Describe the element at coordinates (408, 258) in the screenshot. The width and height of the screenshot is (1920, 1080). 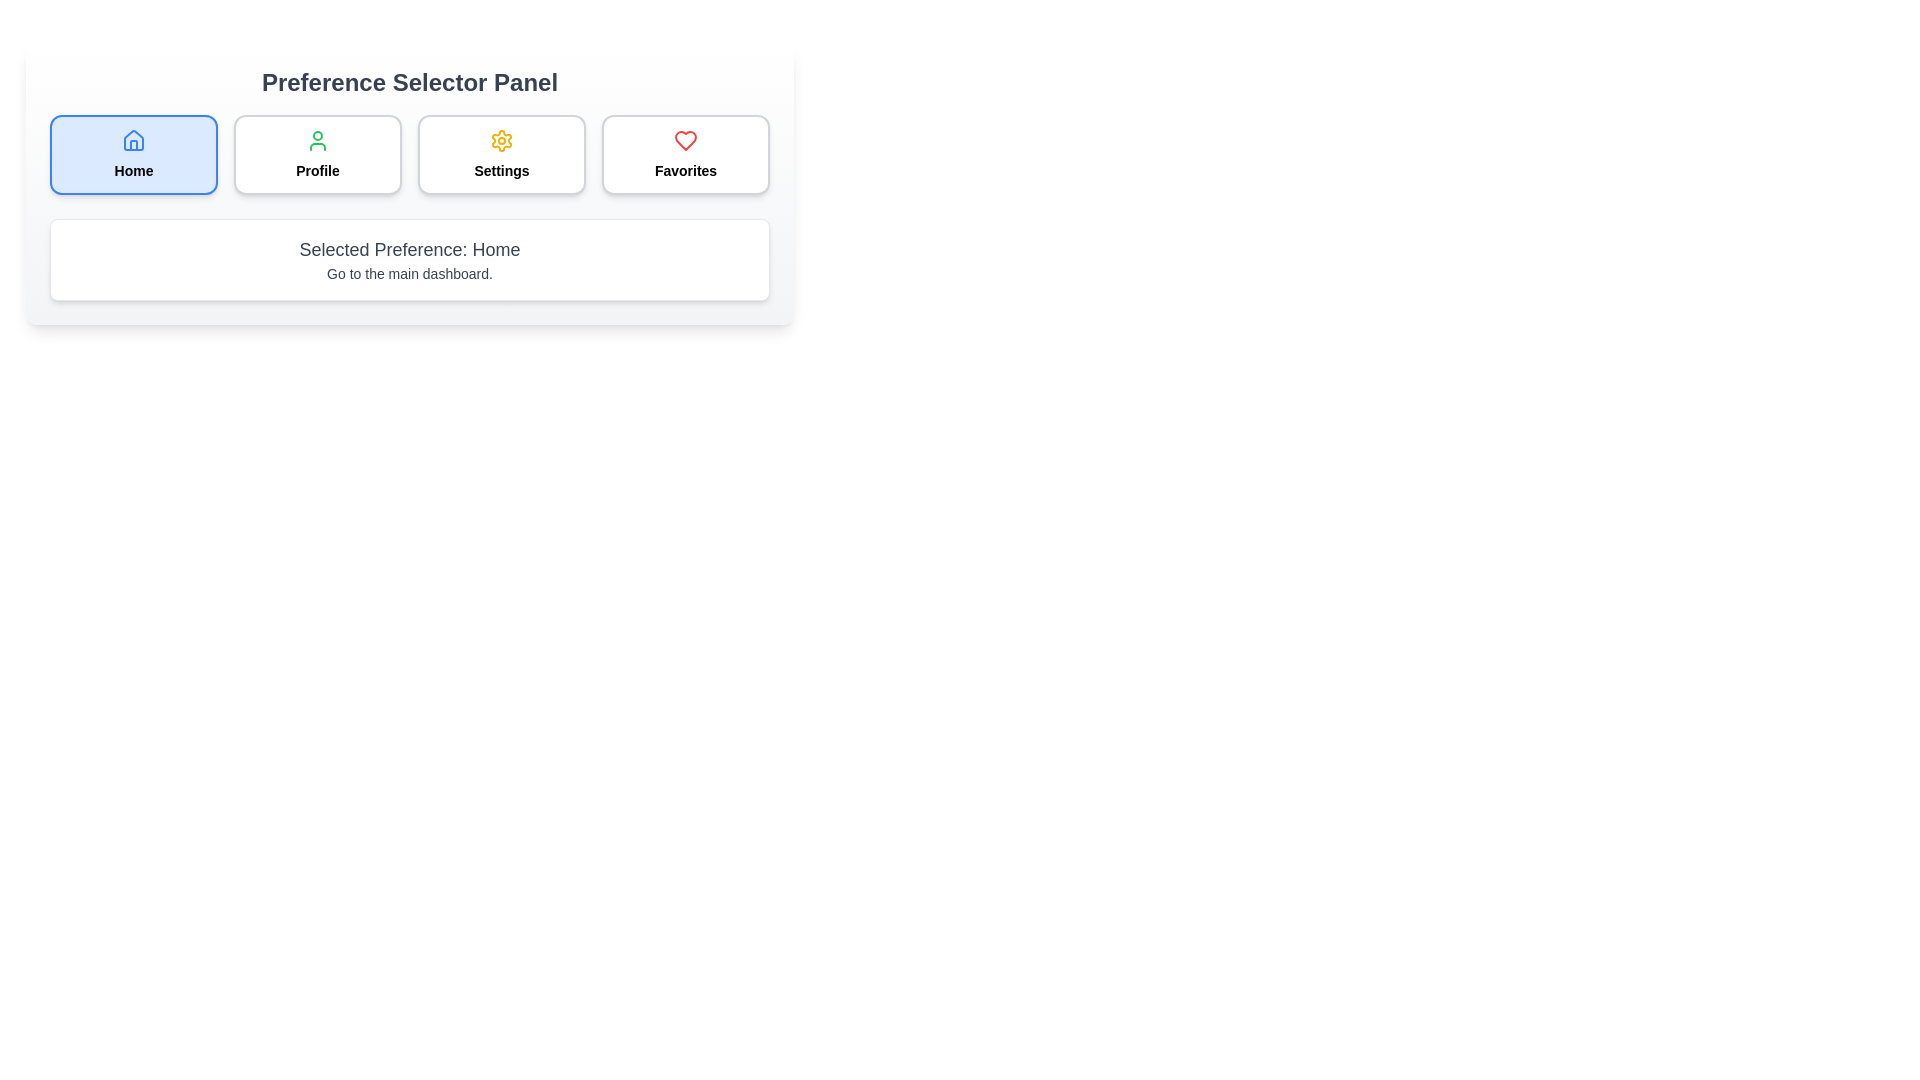
I see `the informational text block that displays the summary of the user's selected preference 'Home' and additional information 'Go to the main dashboard.' This block is located directly below the preference selection options within the 'Preference Selector Panel.'` at that location.